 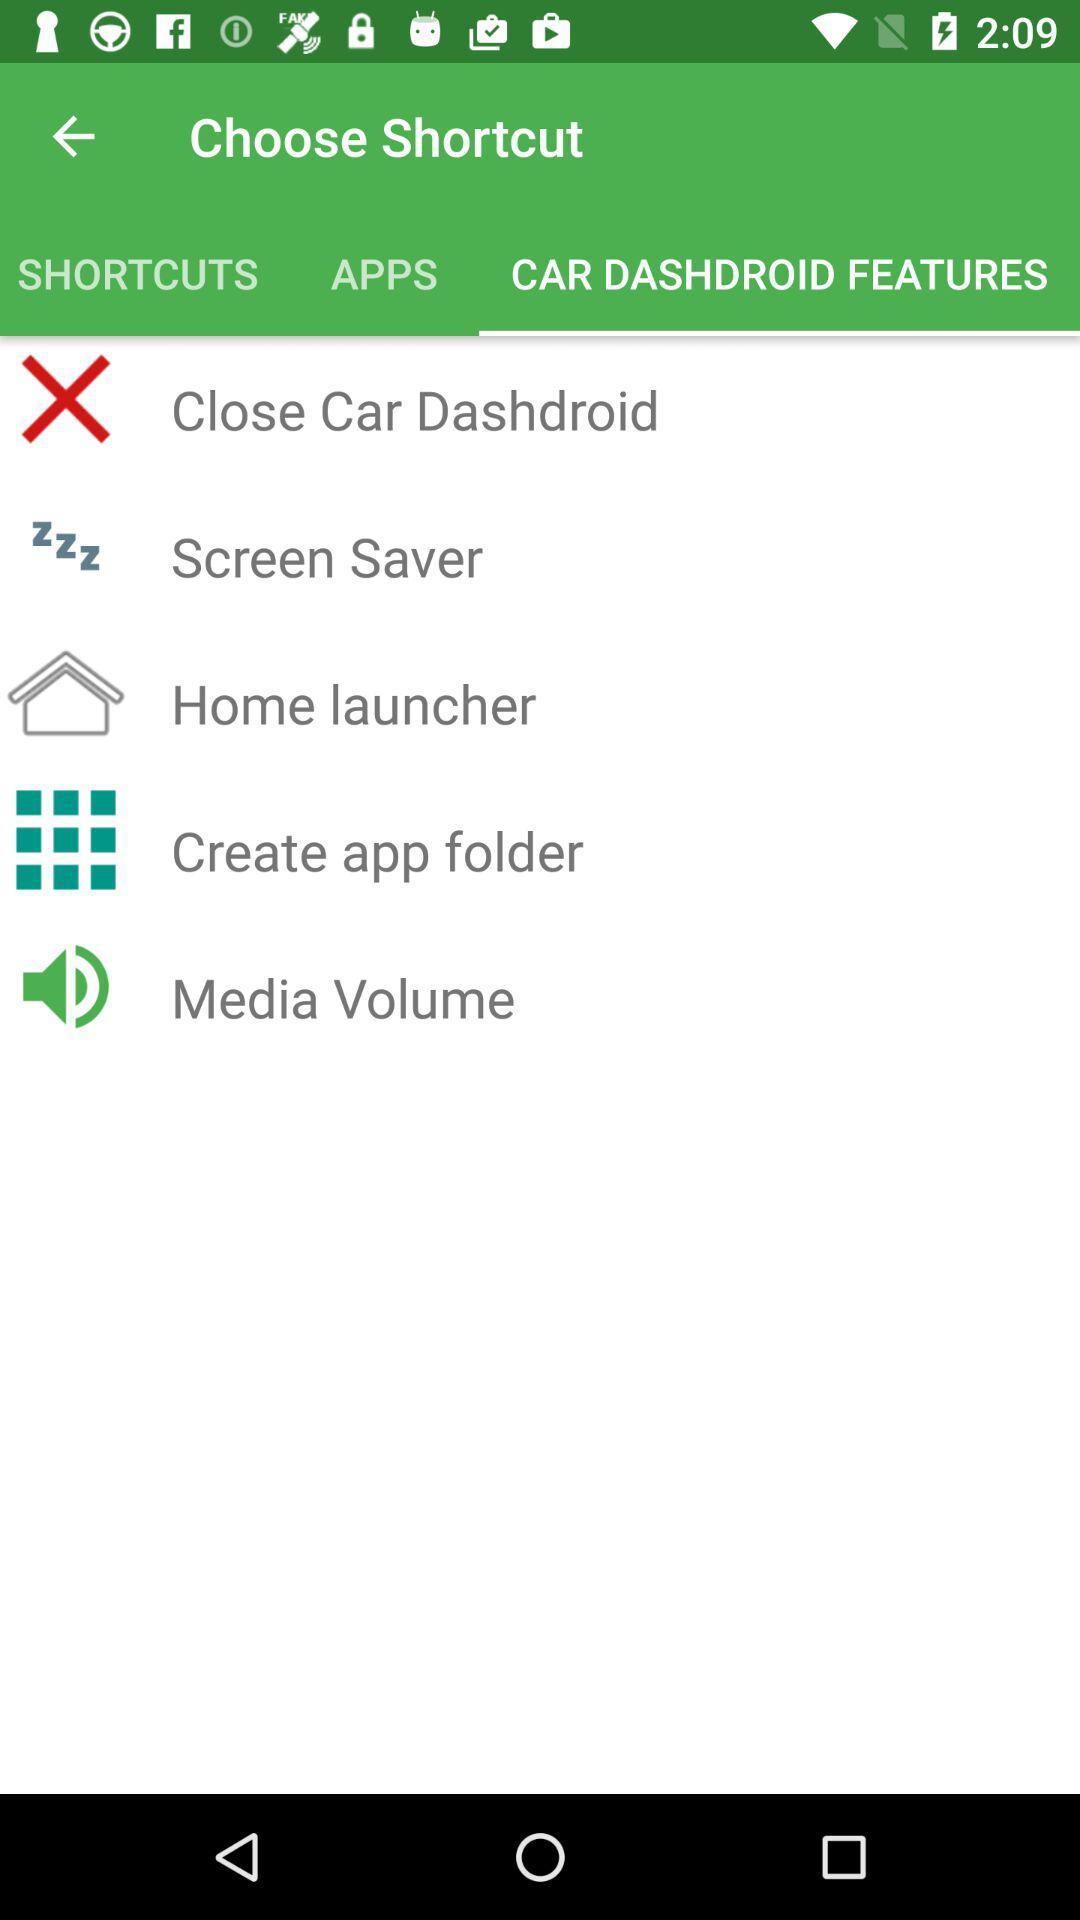 I want to click on the item to the left of the choose shortcut item, so click(x=72, y=135).